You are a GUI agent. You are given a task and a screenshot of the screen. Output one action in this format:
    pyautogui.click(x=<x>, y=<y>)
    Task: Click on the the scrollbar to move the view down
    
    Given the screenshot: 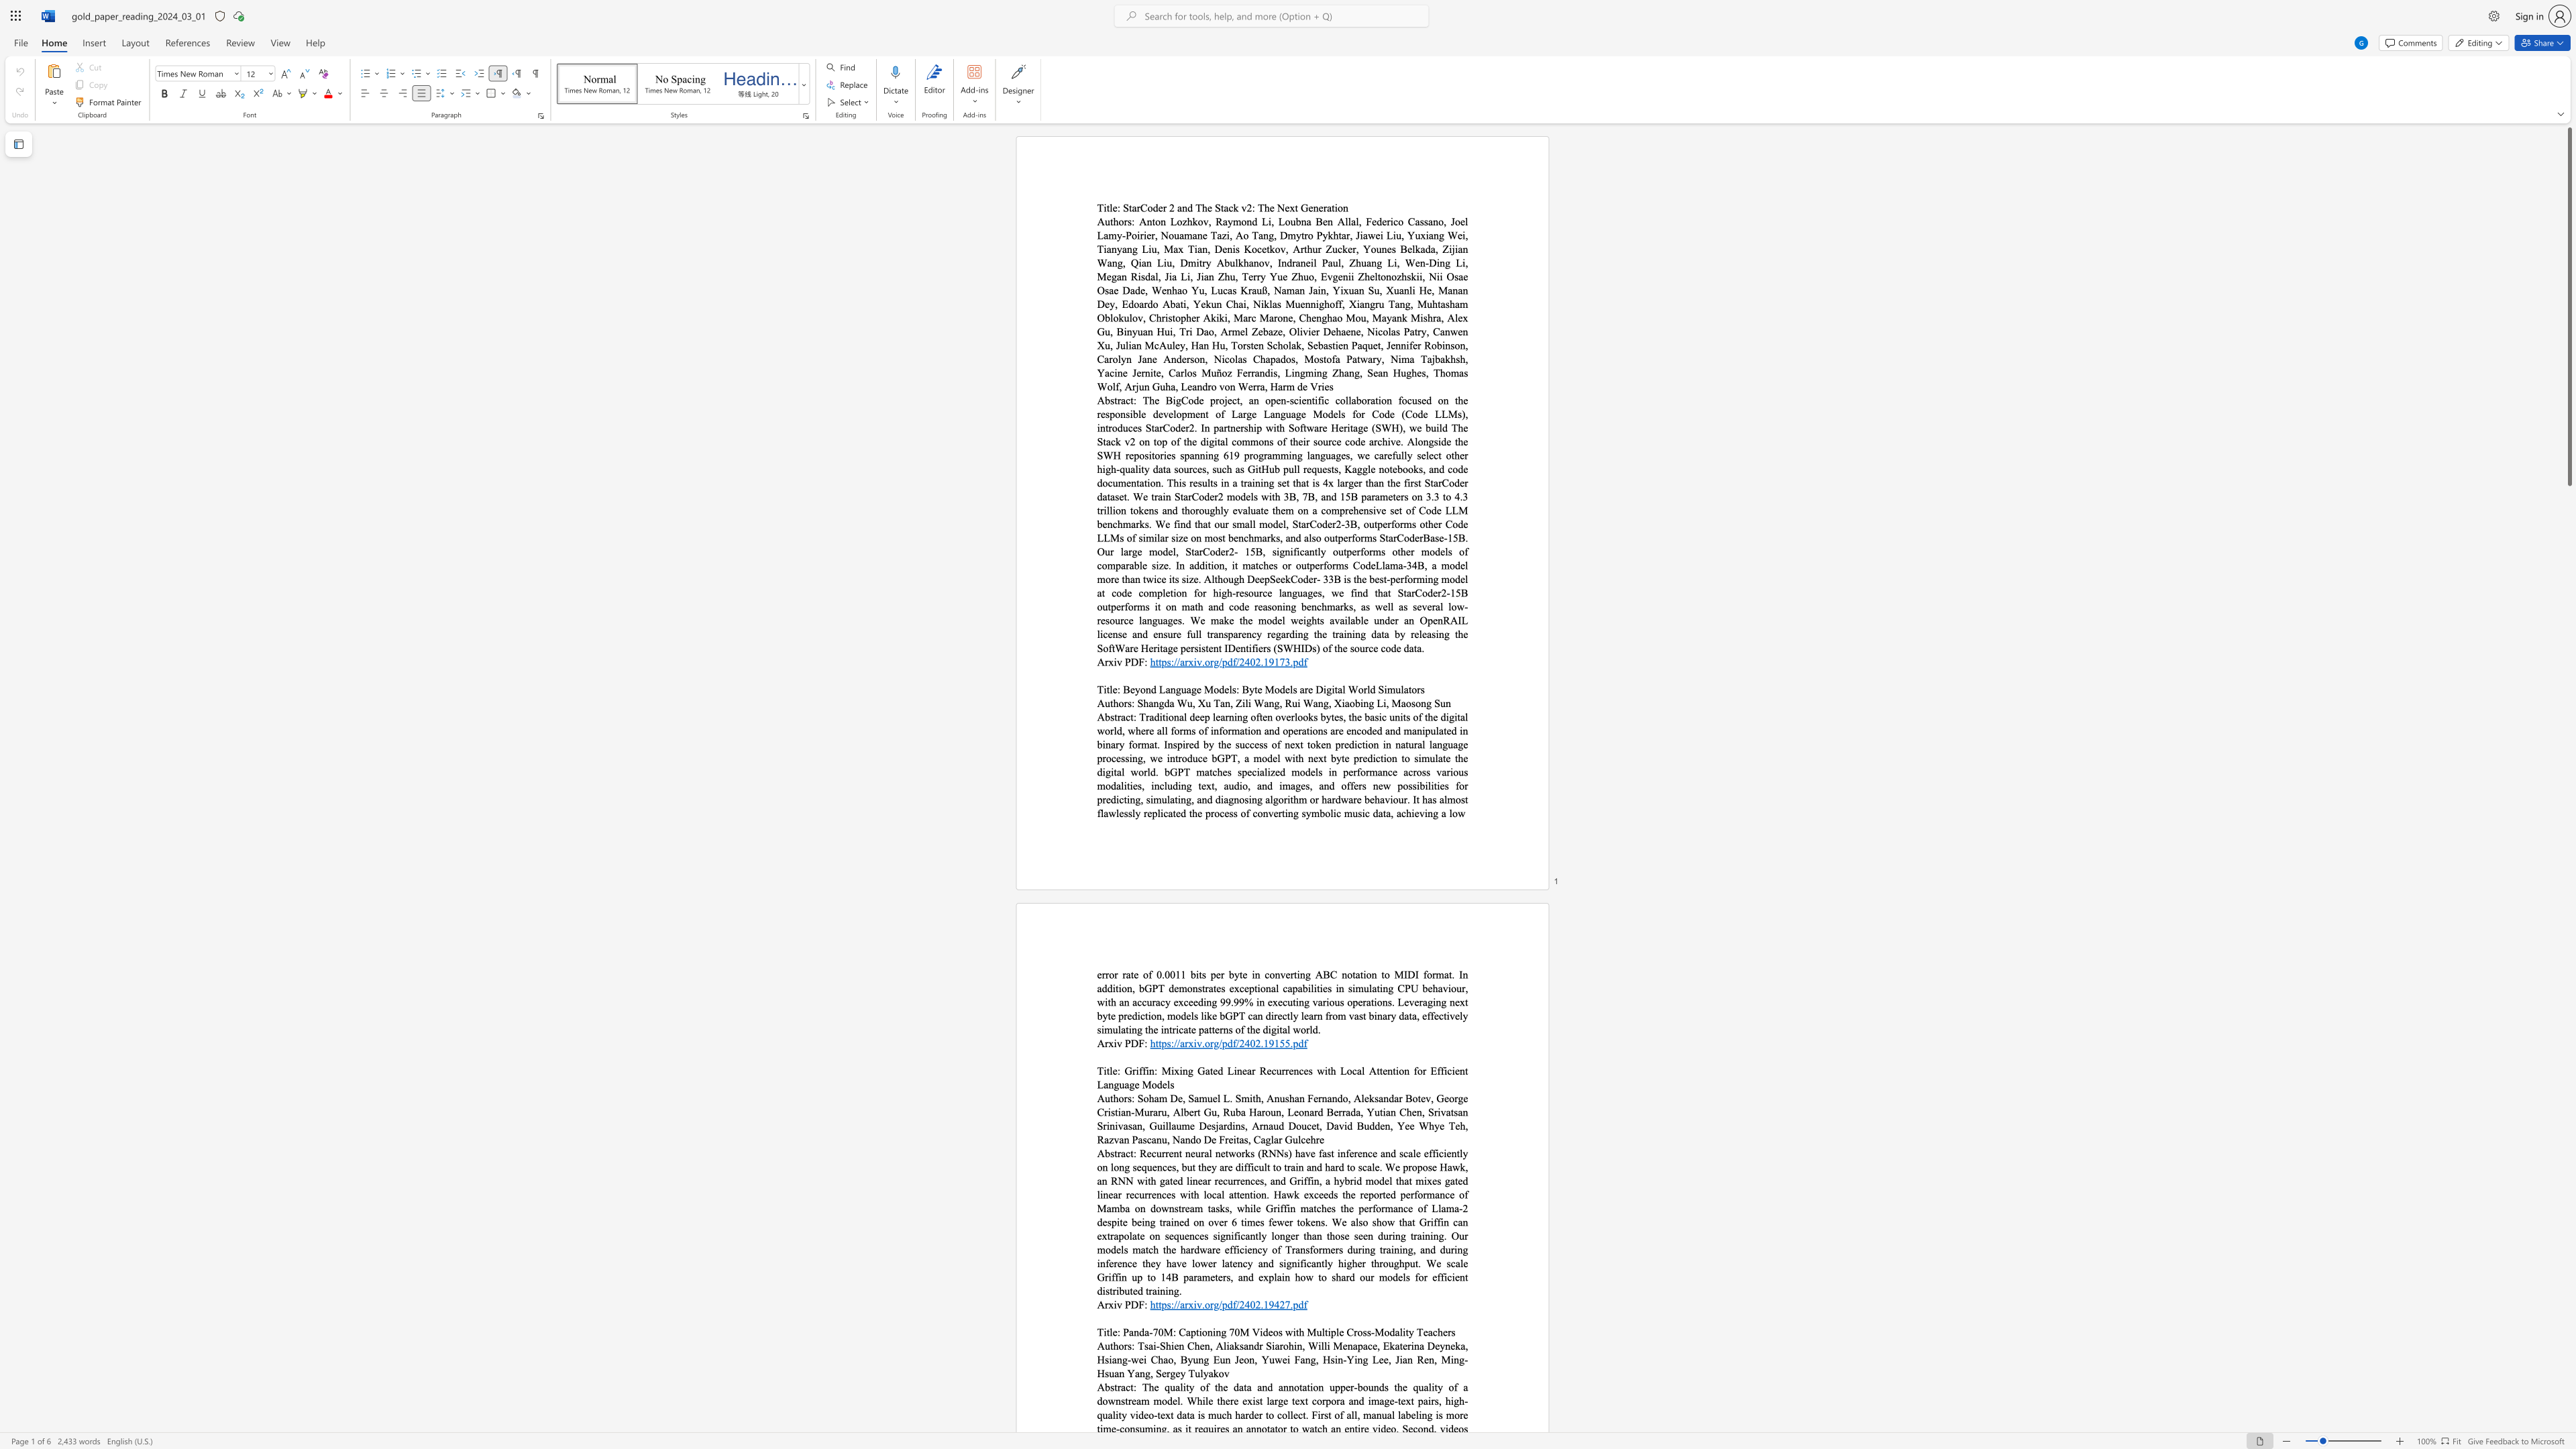 What is the action you would take?
    pyautogui.click(x=2568, y=906)
    